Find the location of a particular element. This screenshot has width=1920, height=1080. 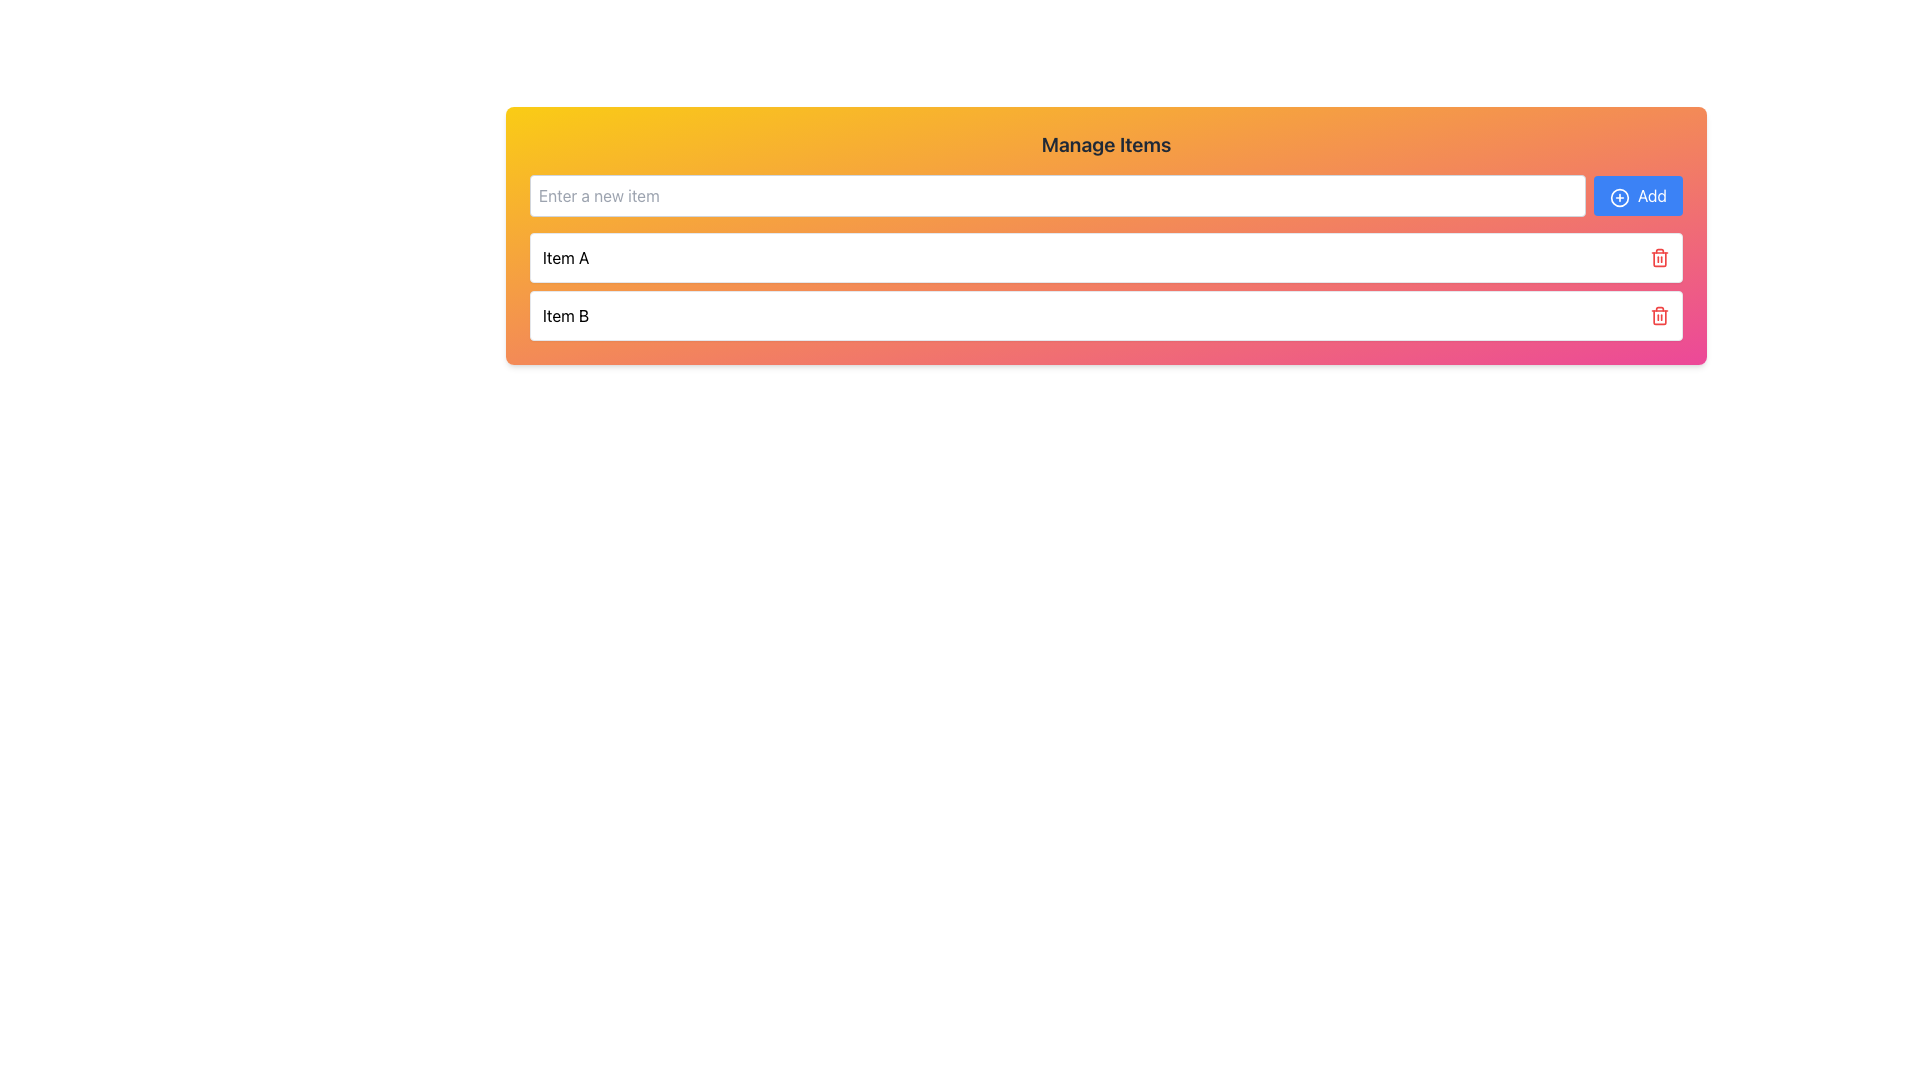

the first list item labeled 'Item A' in the Manage Items interface is located at coordinates (1105, 257).